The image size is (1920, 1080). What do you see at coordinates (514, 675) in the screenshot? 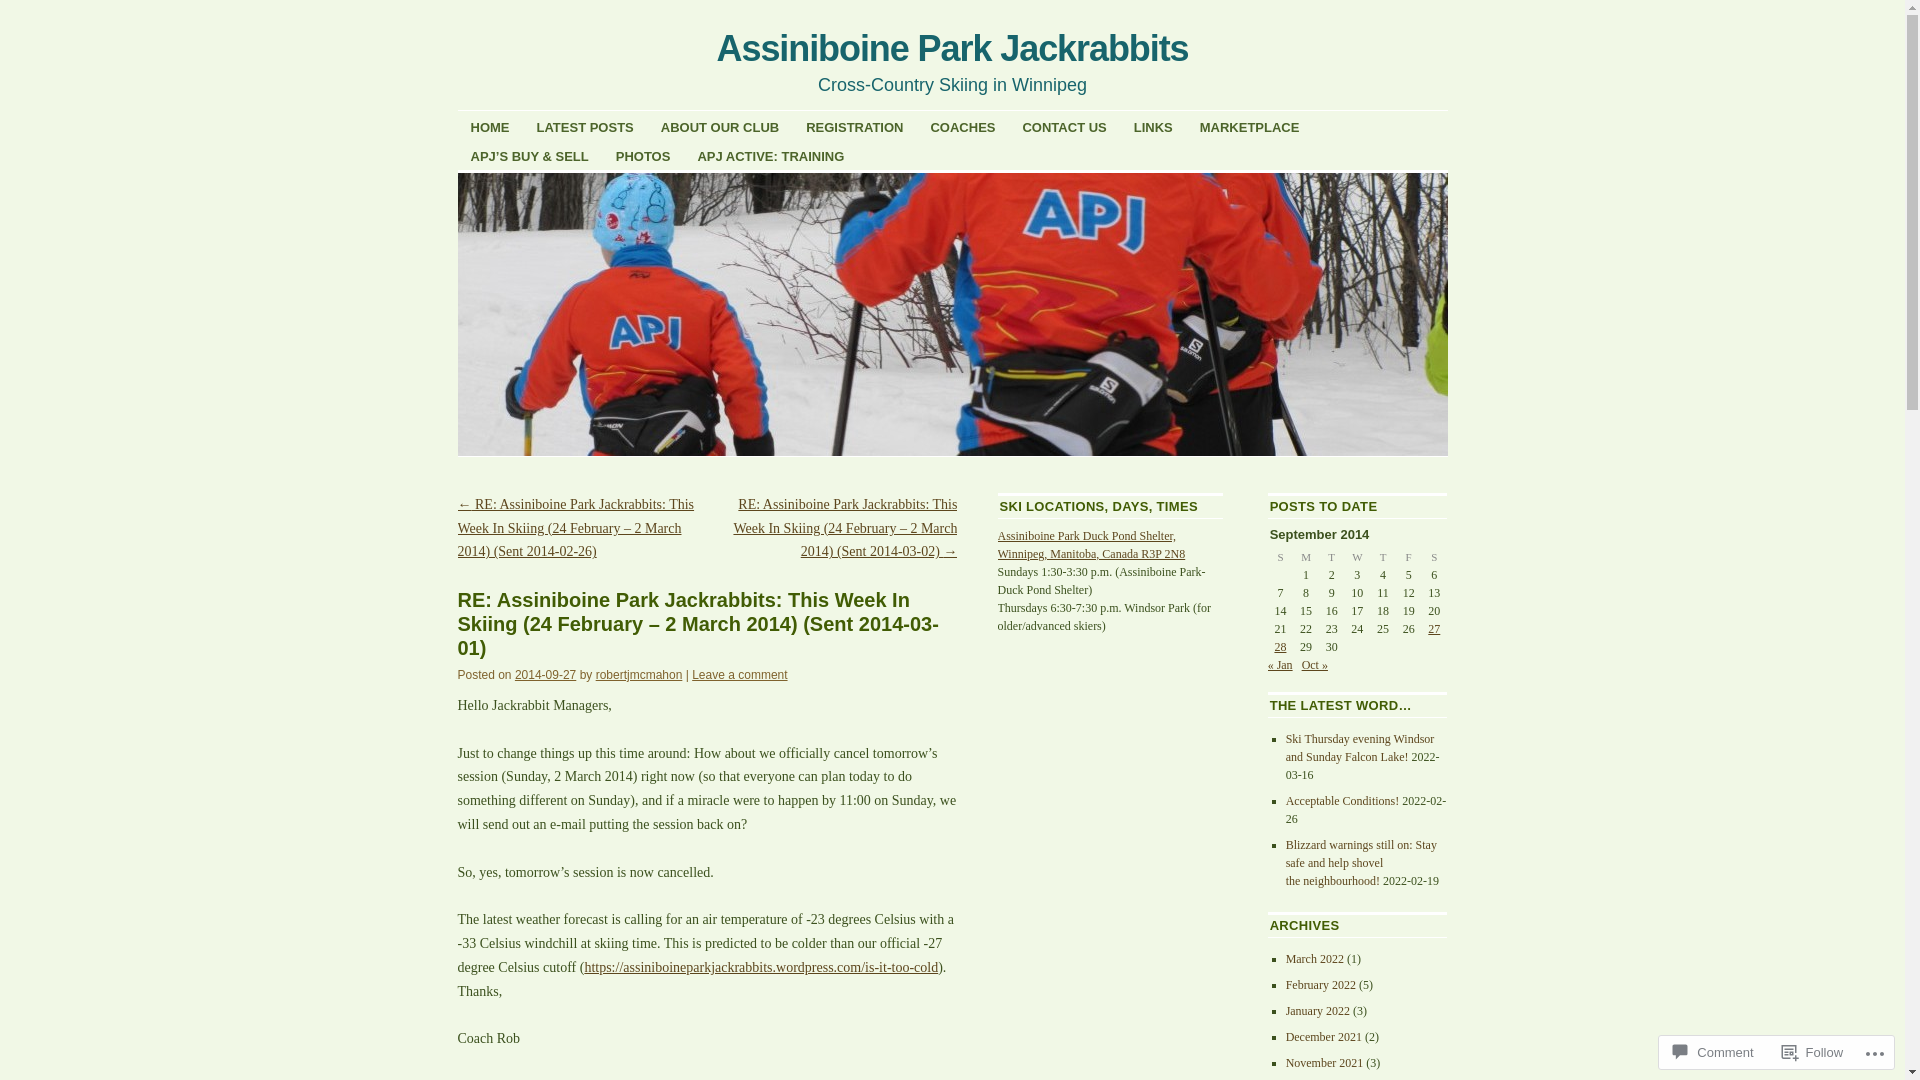
I see `'2014-09-27'` at bounding box center [514, 675].